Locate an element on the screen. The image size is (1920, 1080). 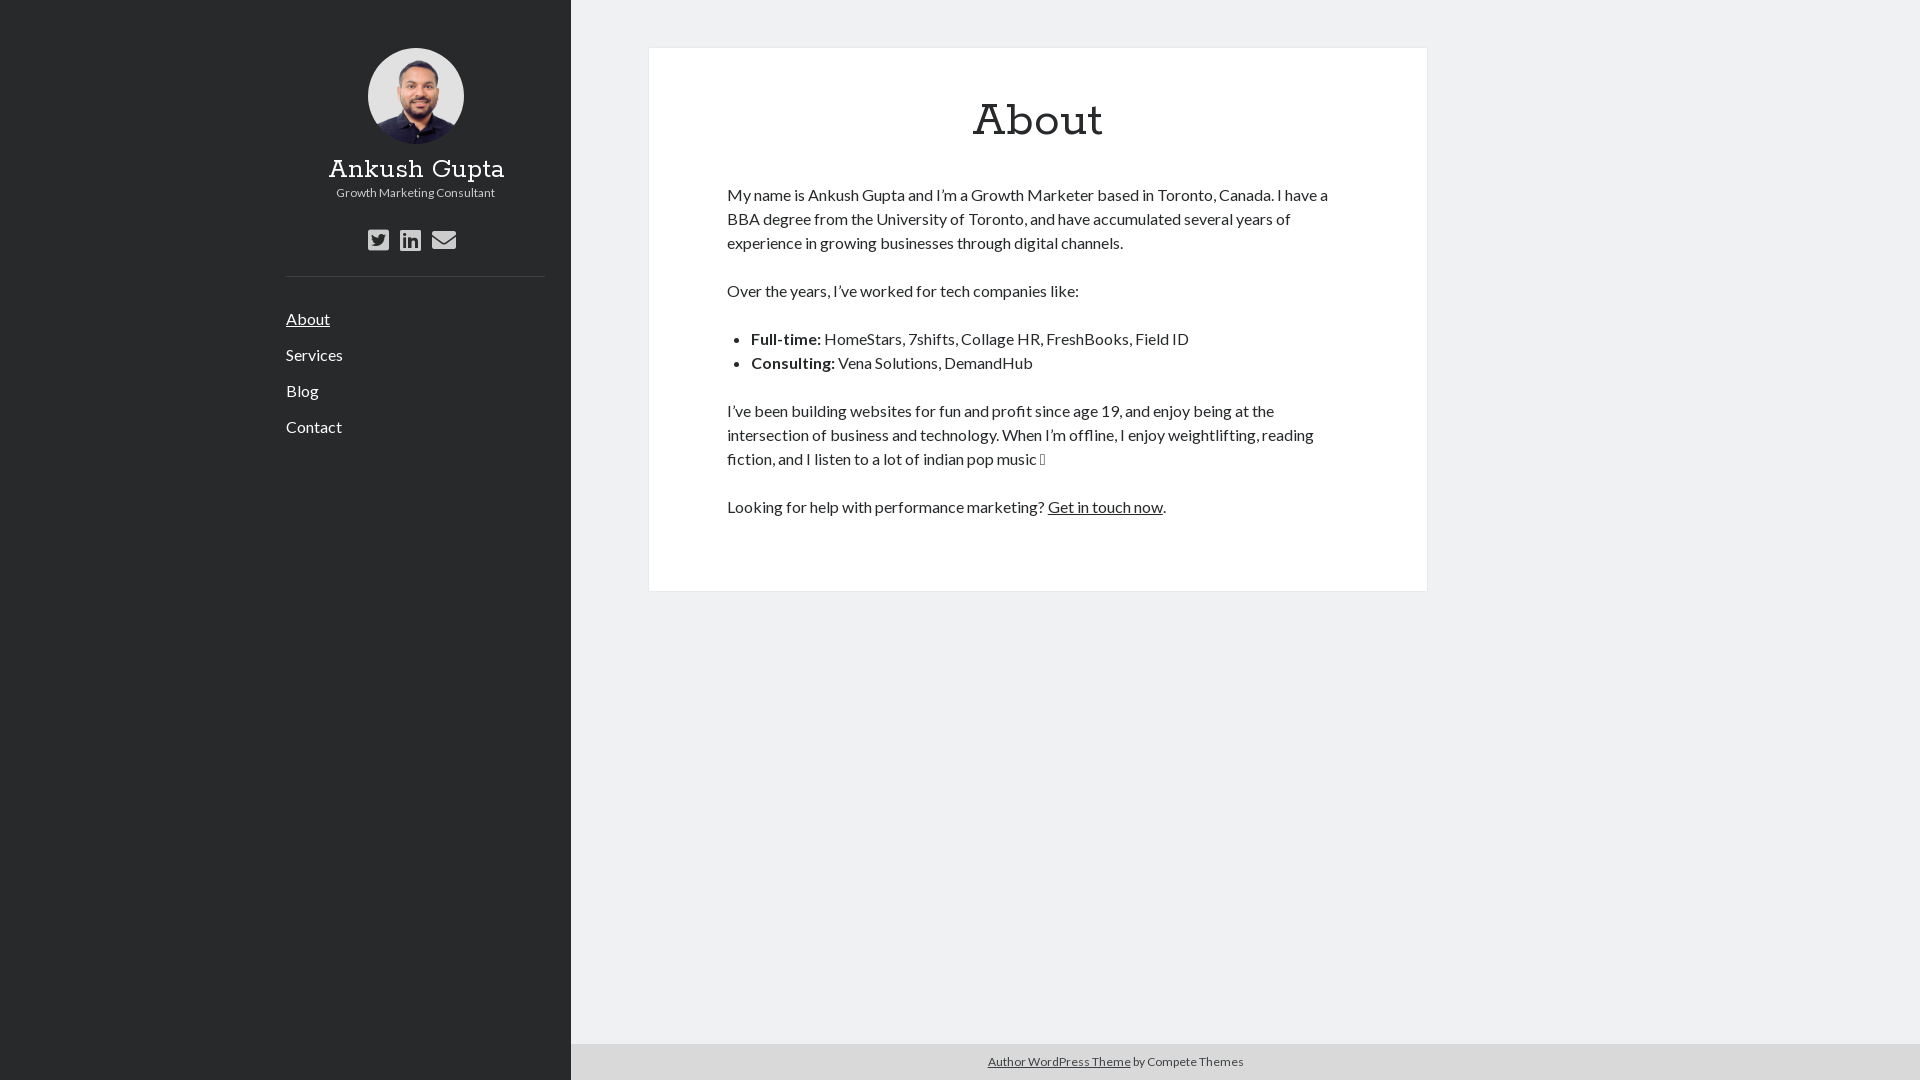
'Services' is located at coordinates (313, 353).